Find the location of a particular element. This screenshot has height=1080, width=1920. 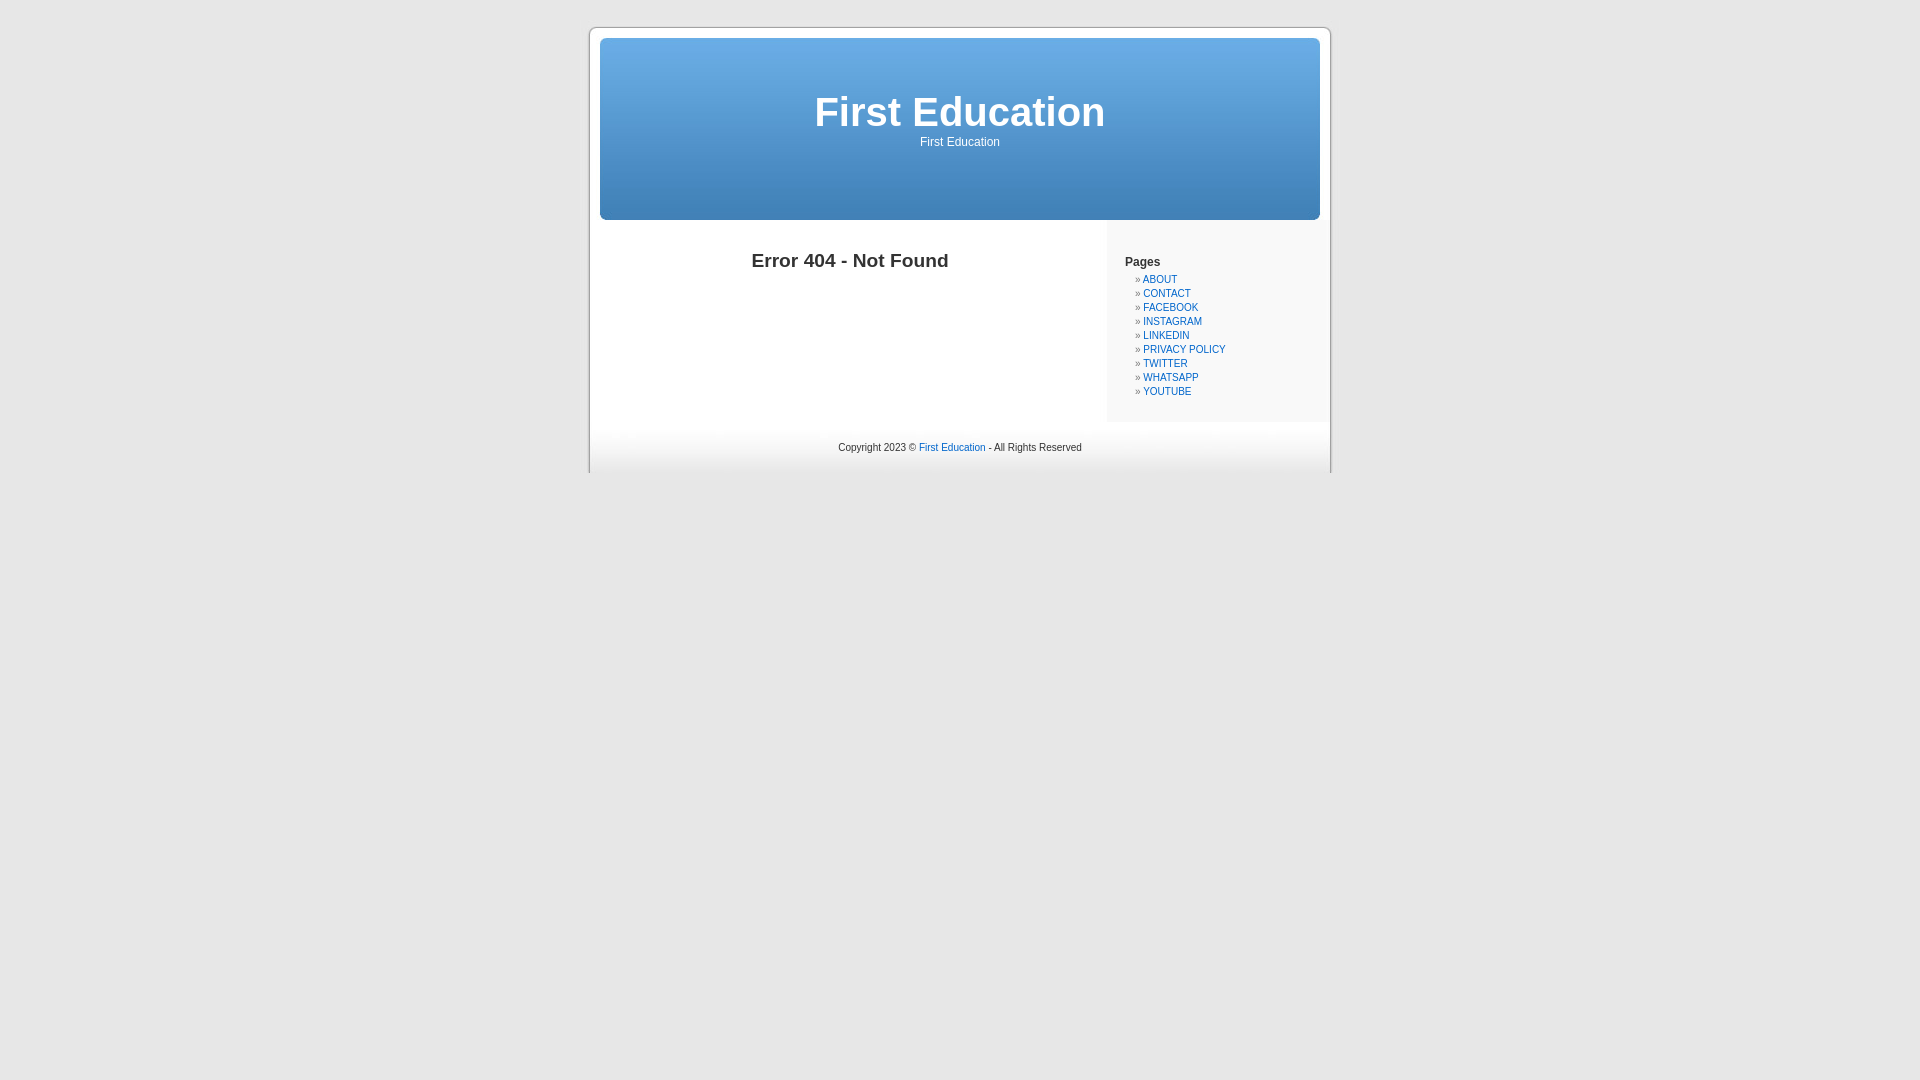

'TWITTER' is located at coordinates (1165, 363).